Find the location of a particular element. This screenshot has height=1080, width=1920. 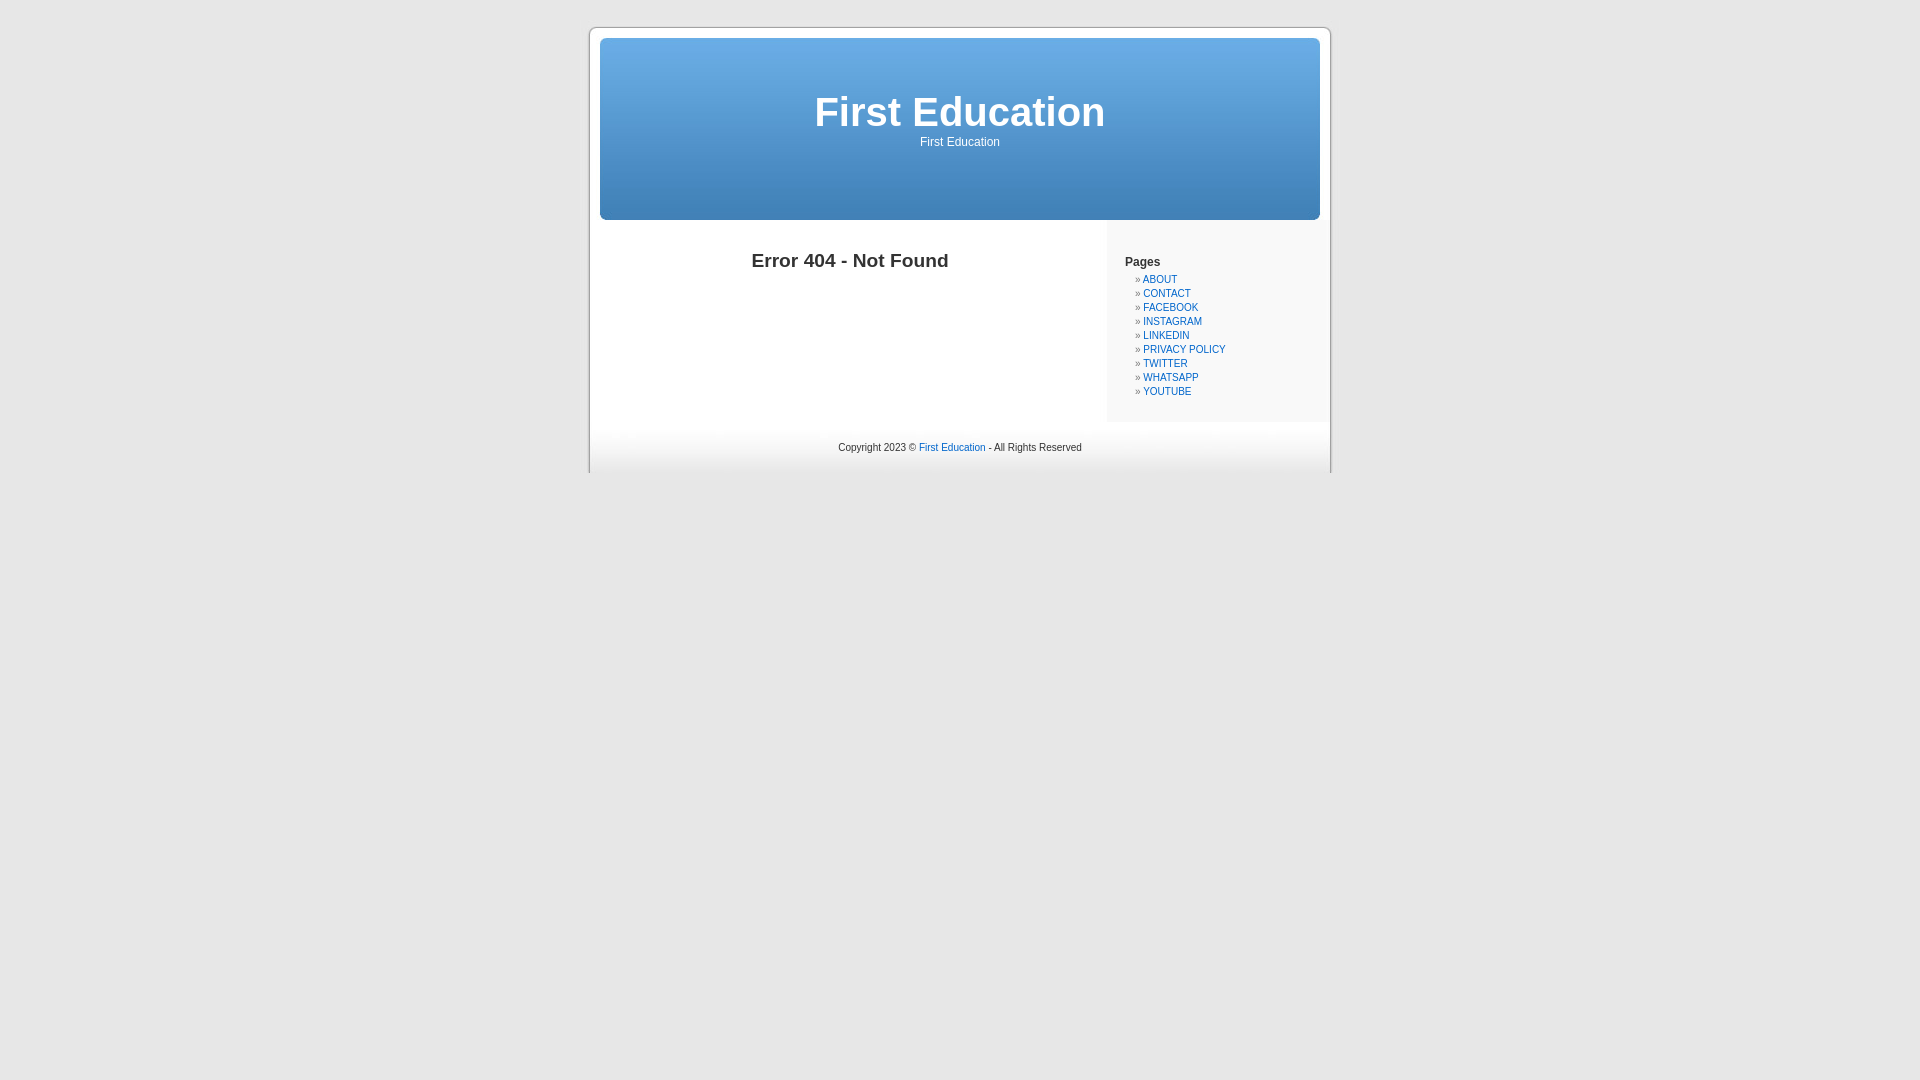

'TWITTER' is located at coordinates (1165, 363).